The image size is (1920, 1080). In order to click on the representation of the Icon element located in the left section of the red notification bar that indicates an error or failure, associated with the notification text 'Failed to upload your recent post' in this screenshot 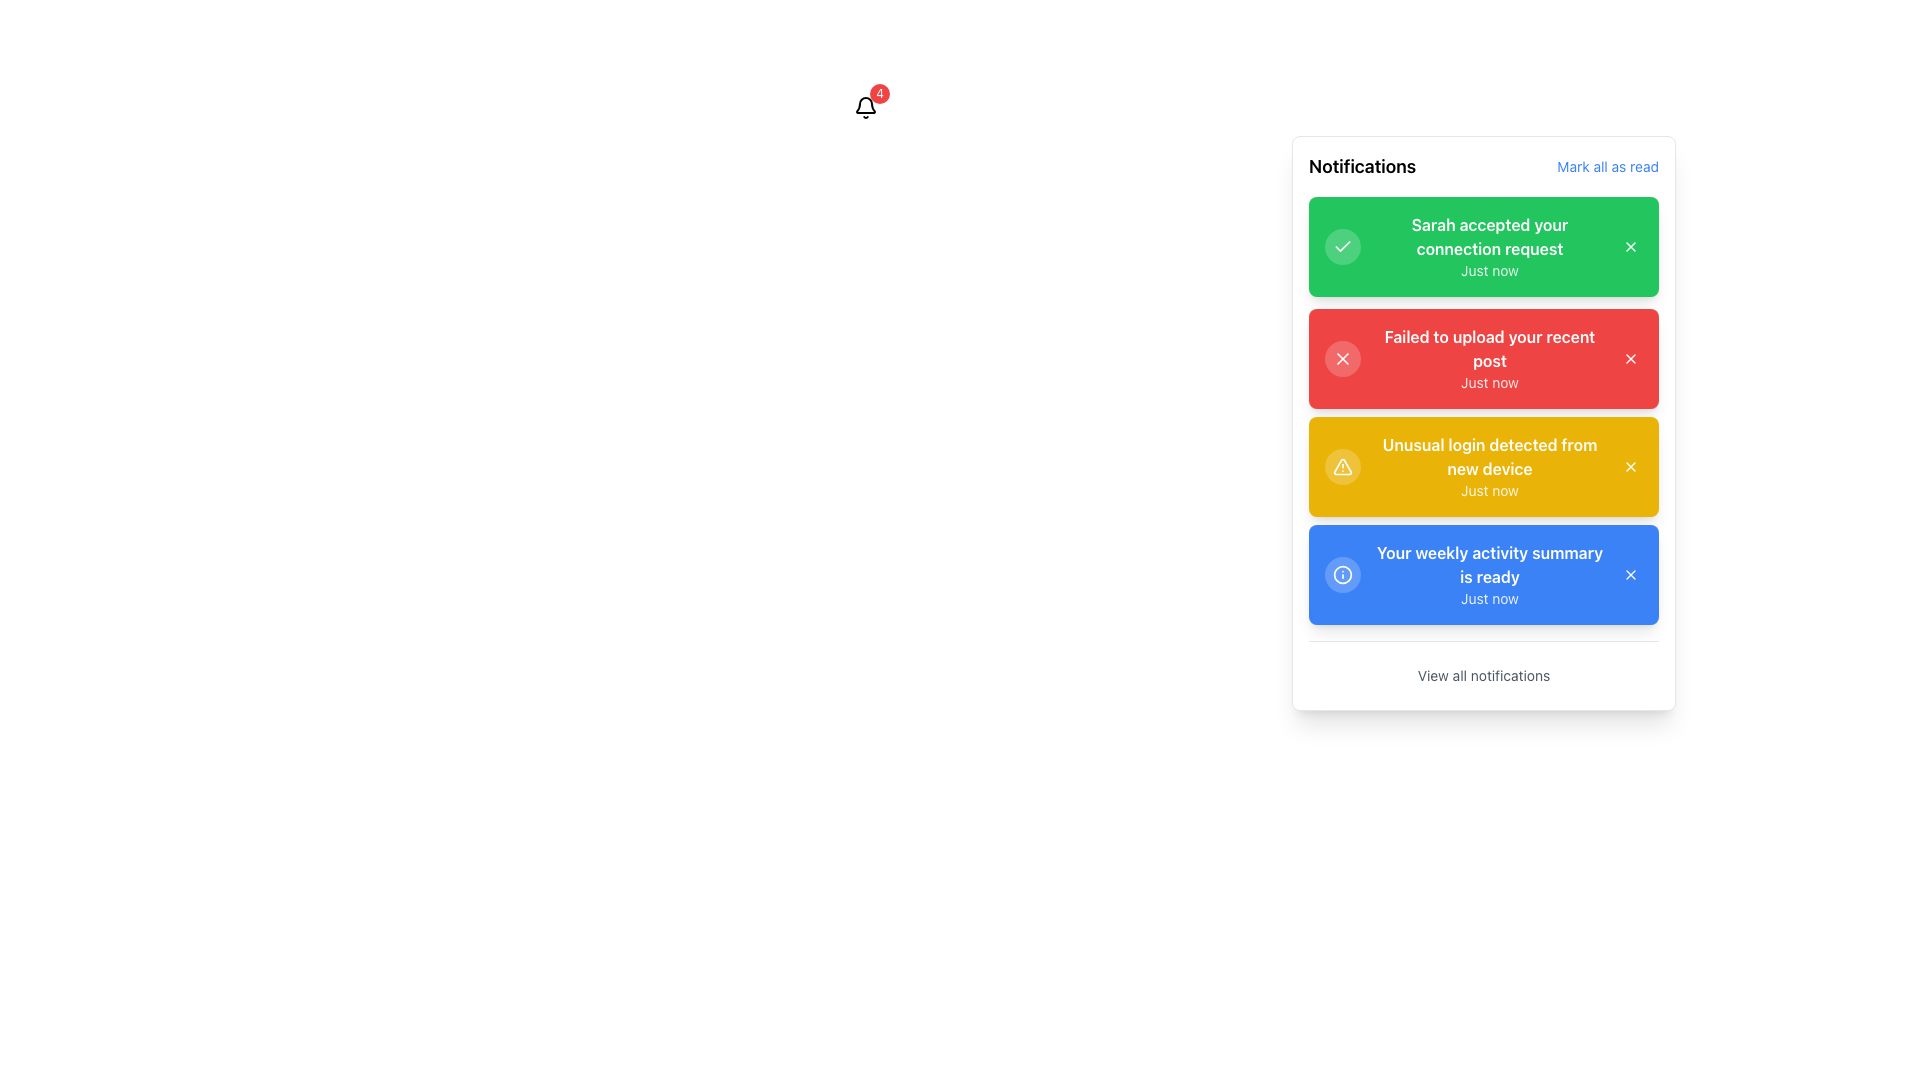, I will do `click(1343, 357)`.